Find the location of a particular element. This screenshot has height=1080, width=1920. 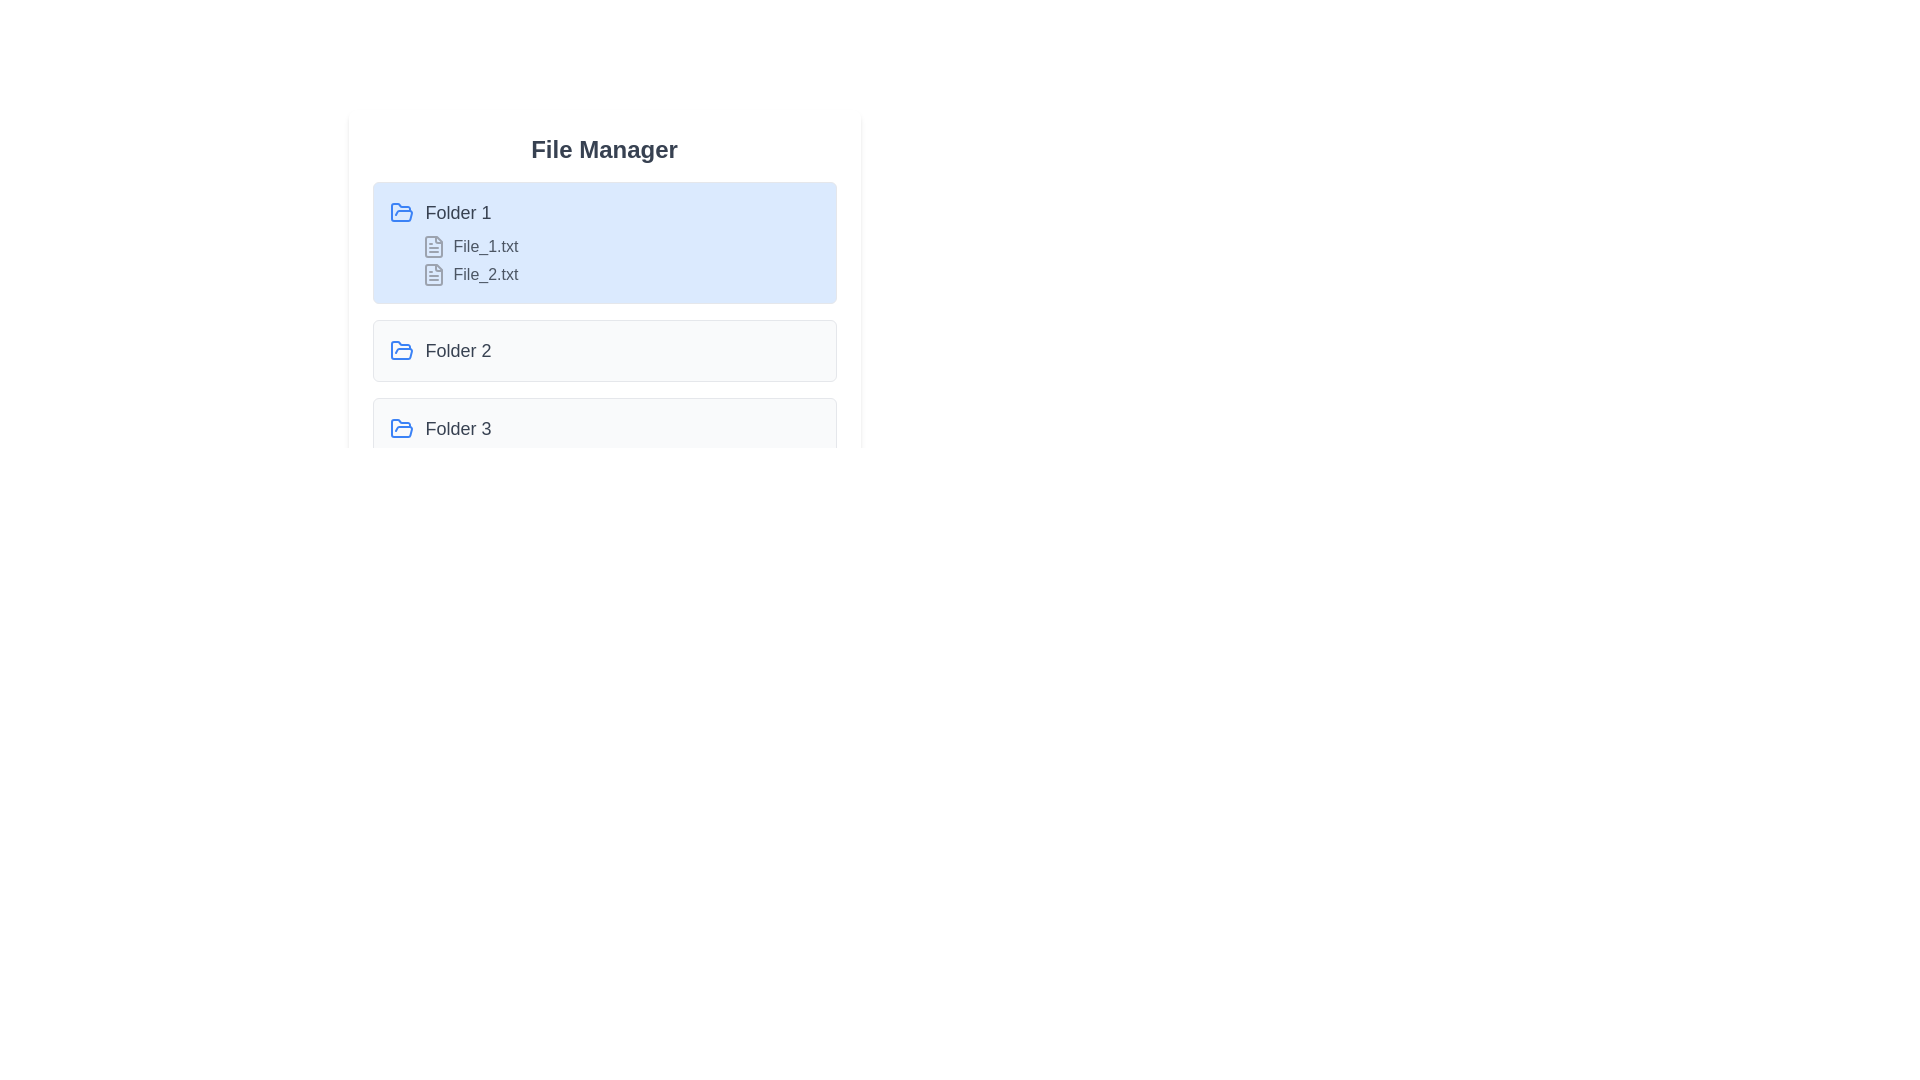

the text label 'Folder 1' which is styled in gray color and is part of the file manager interface, located next to a folder icon is located at coordinates (457, 212).